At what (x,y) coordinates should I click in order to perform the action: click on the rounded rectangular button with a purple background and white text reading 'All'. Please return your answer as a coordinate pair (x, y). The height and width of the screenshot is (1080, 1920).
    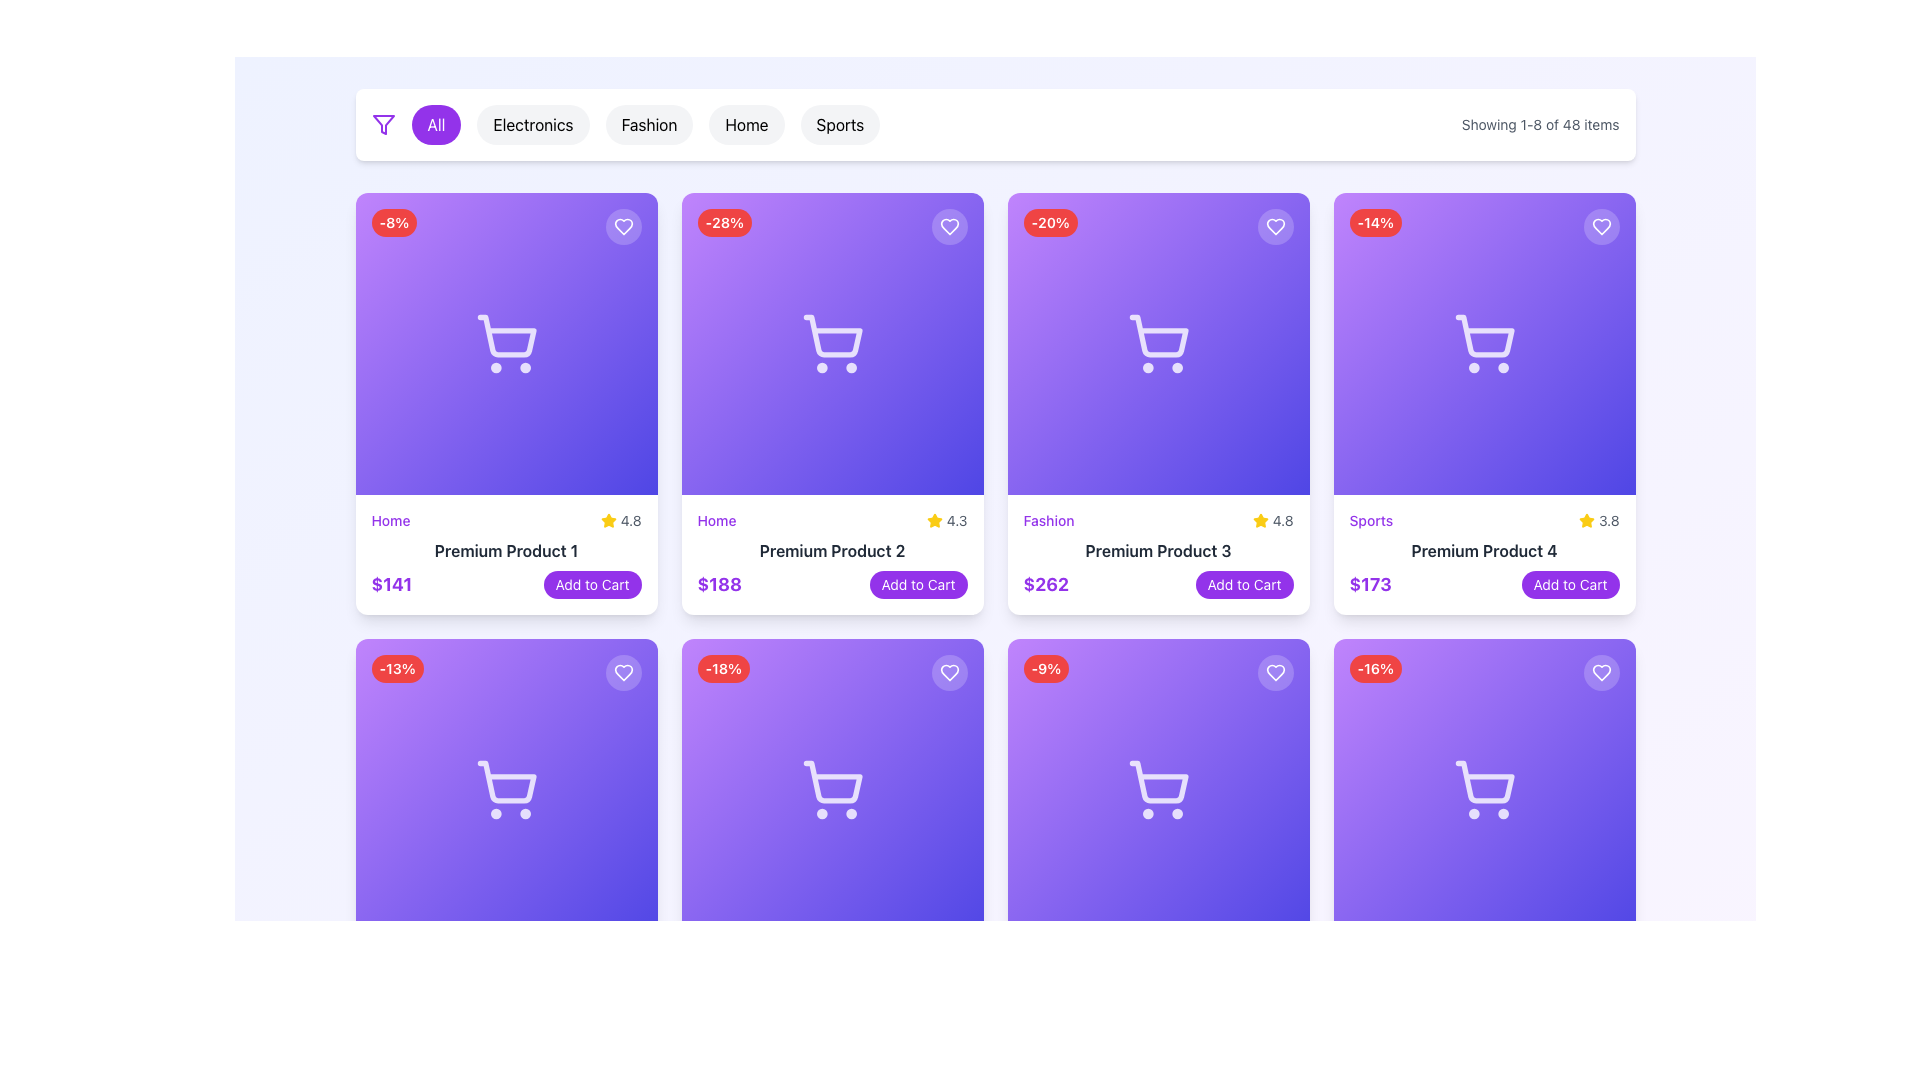
    Looking at the image, I should click on (435, 124).